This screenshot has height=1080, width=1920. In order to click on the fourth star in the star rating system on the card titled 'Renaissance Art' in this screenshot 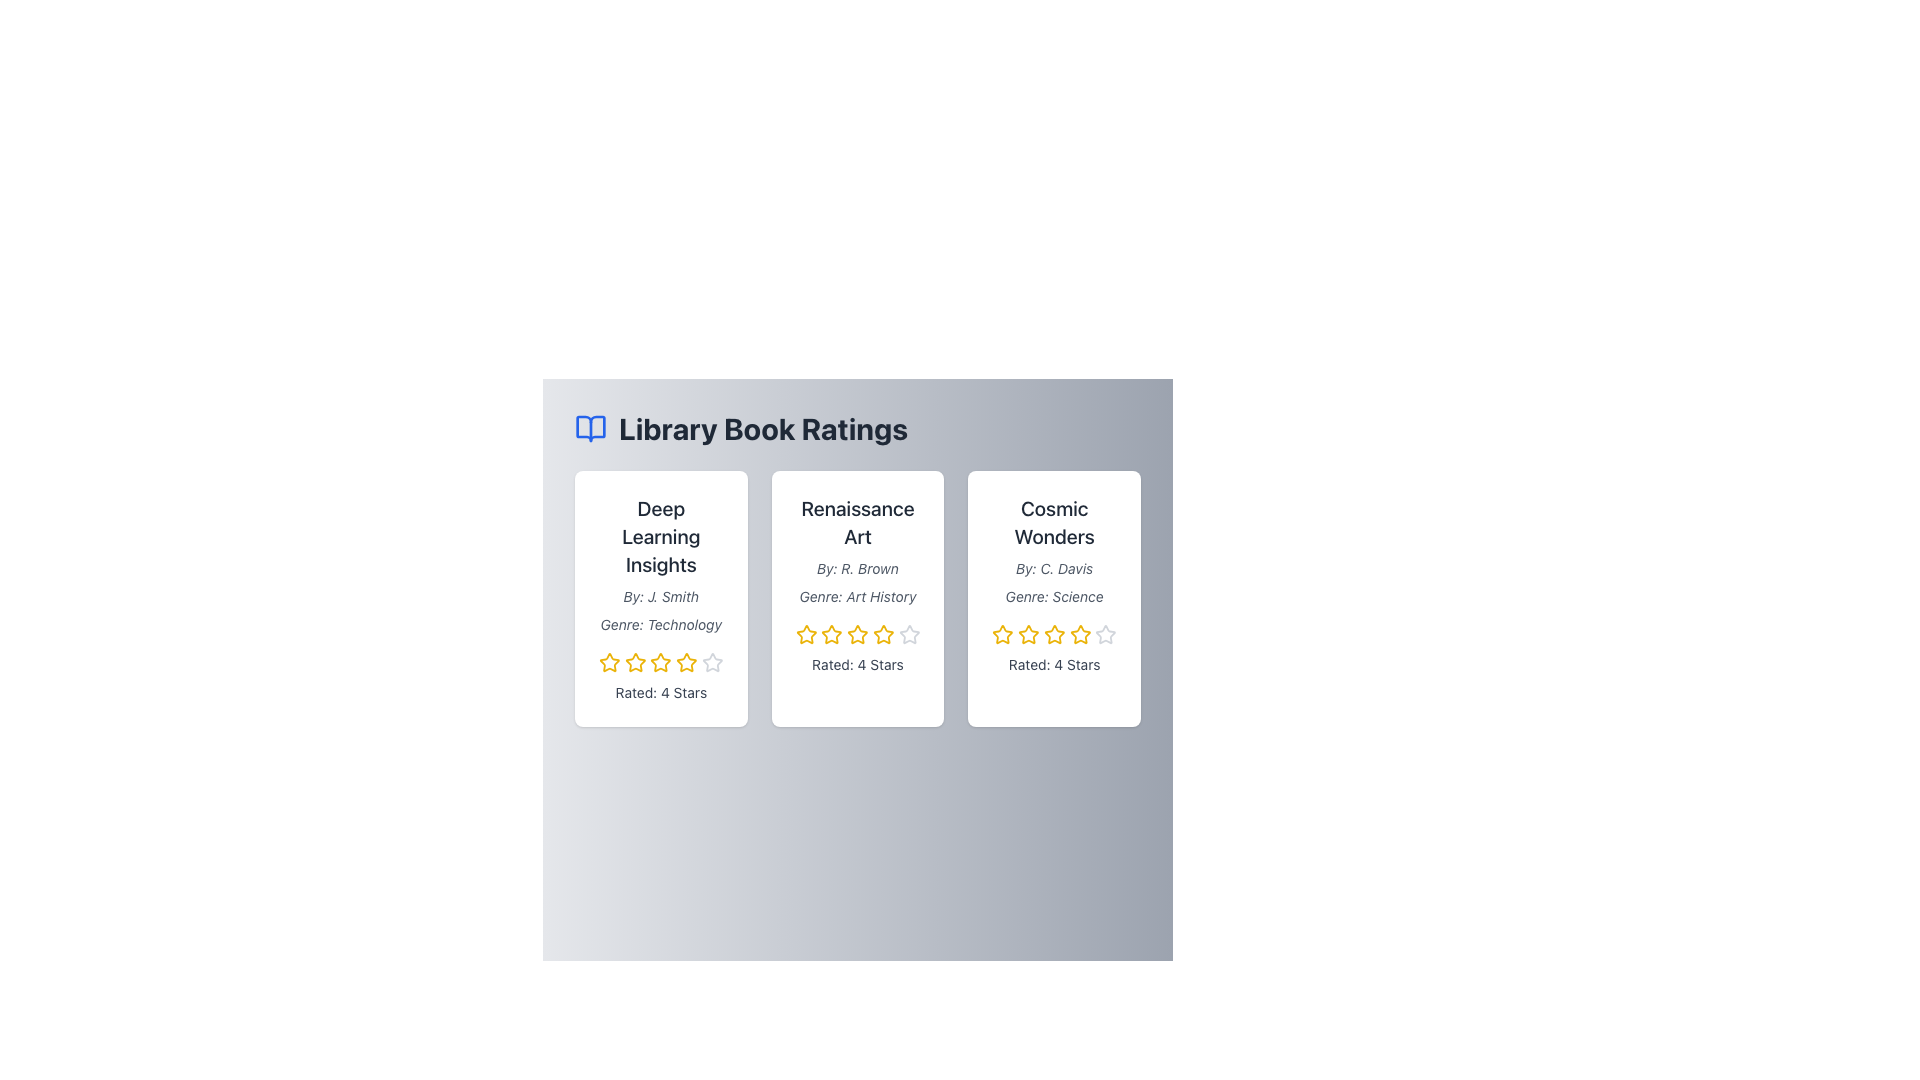, I will do `click(858, 635)`.